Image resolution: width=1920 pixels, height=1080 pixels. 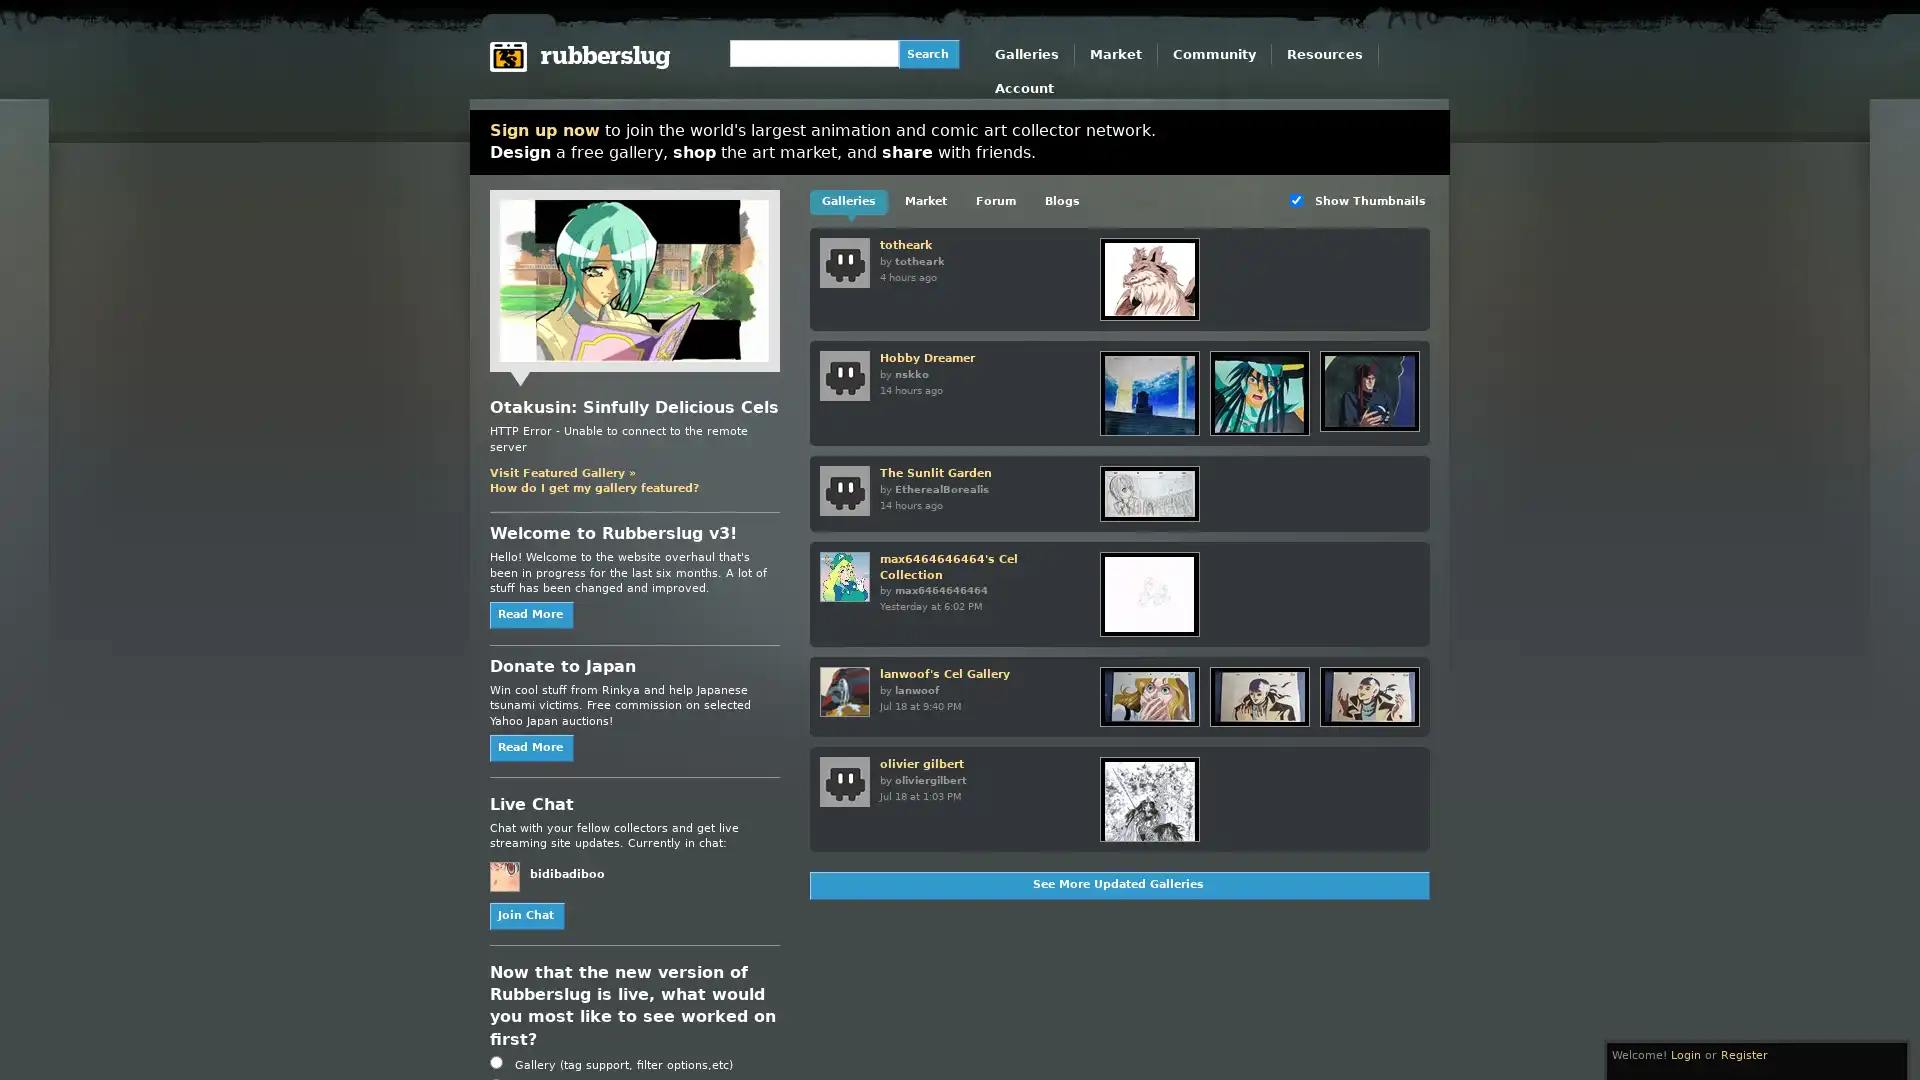 What do you see at coordinates (928, 53) in the screenshot?
I see `Search` at bounding box center [928, 53].